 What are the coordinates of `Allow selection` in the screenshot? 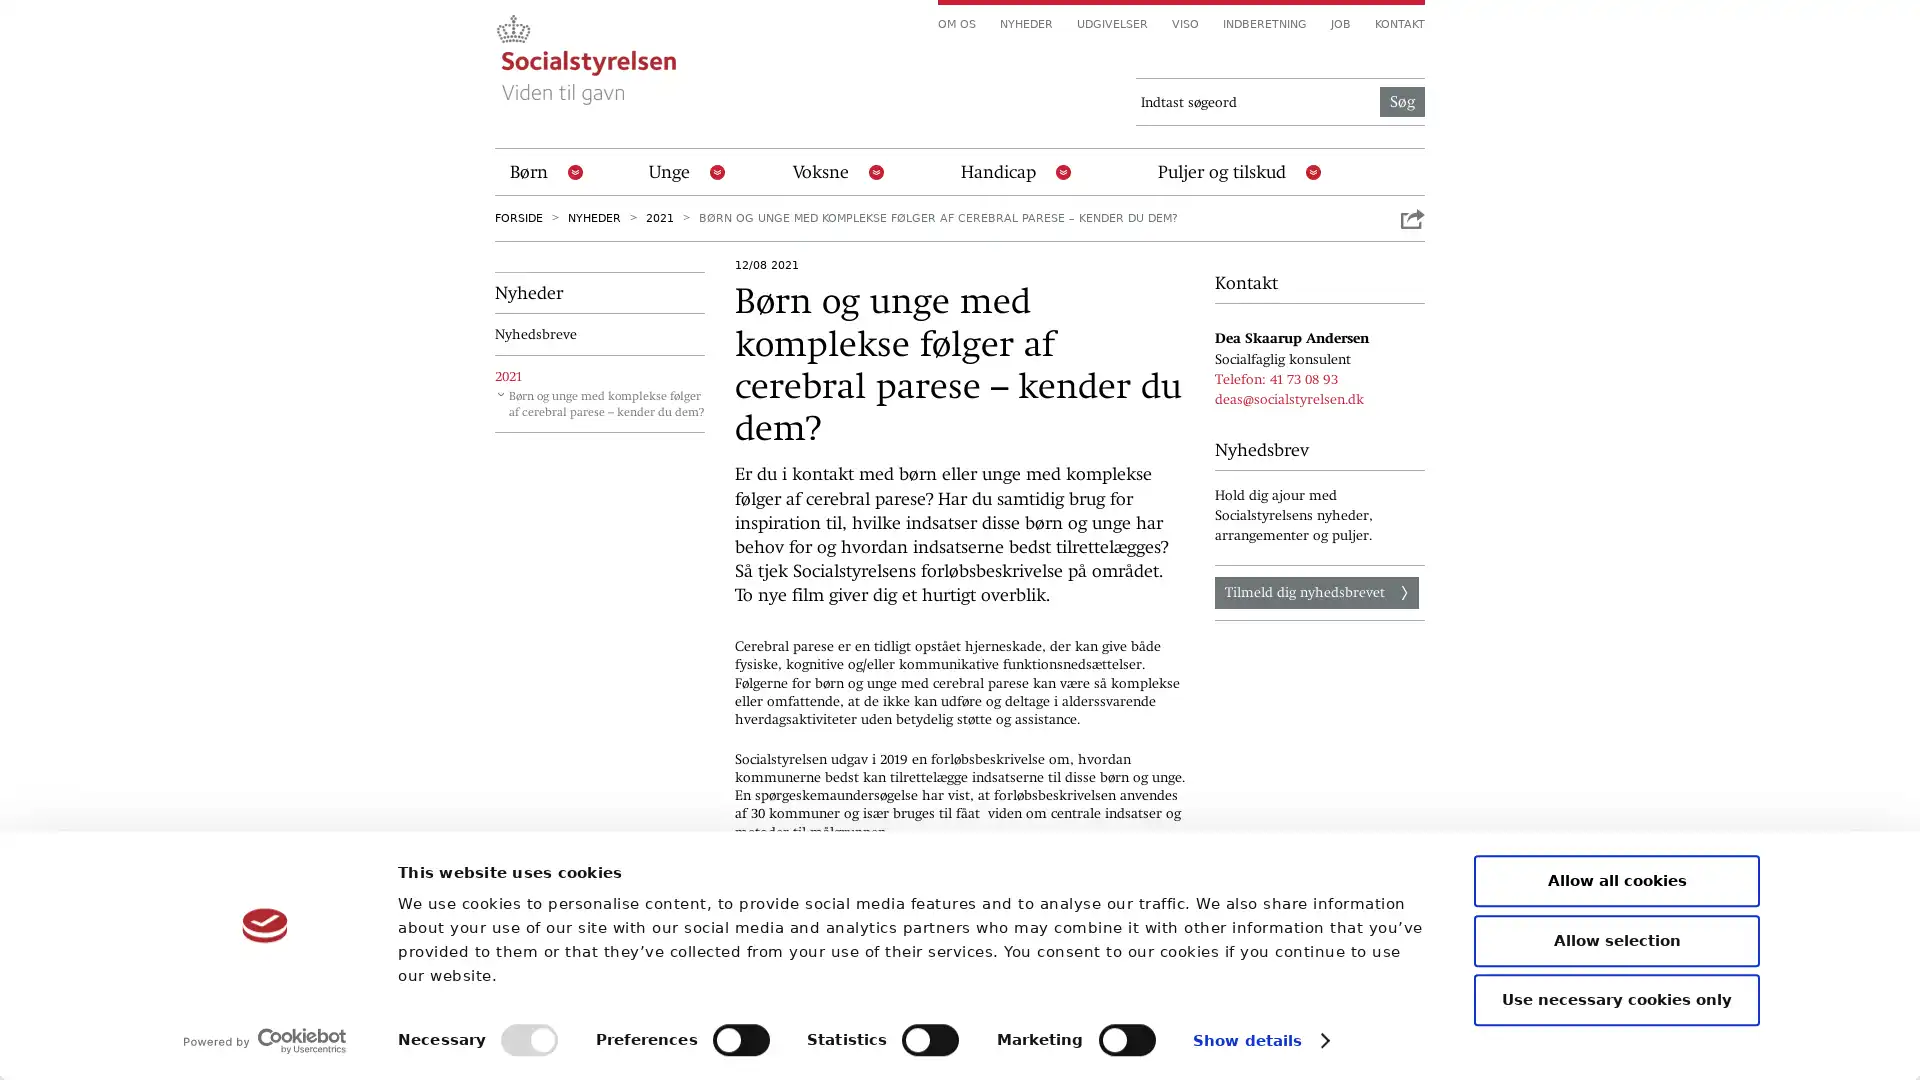 It's located at (1617, 940).